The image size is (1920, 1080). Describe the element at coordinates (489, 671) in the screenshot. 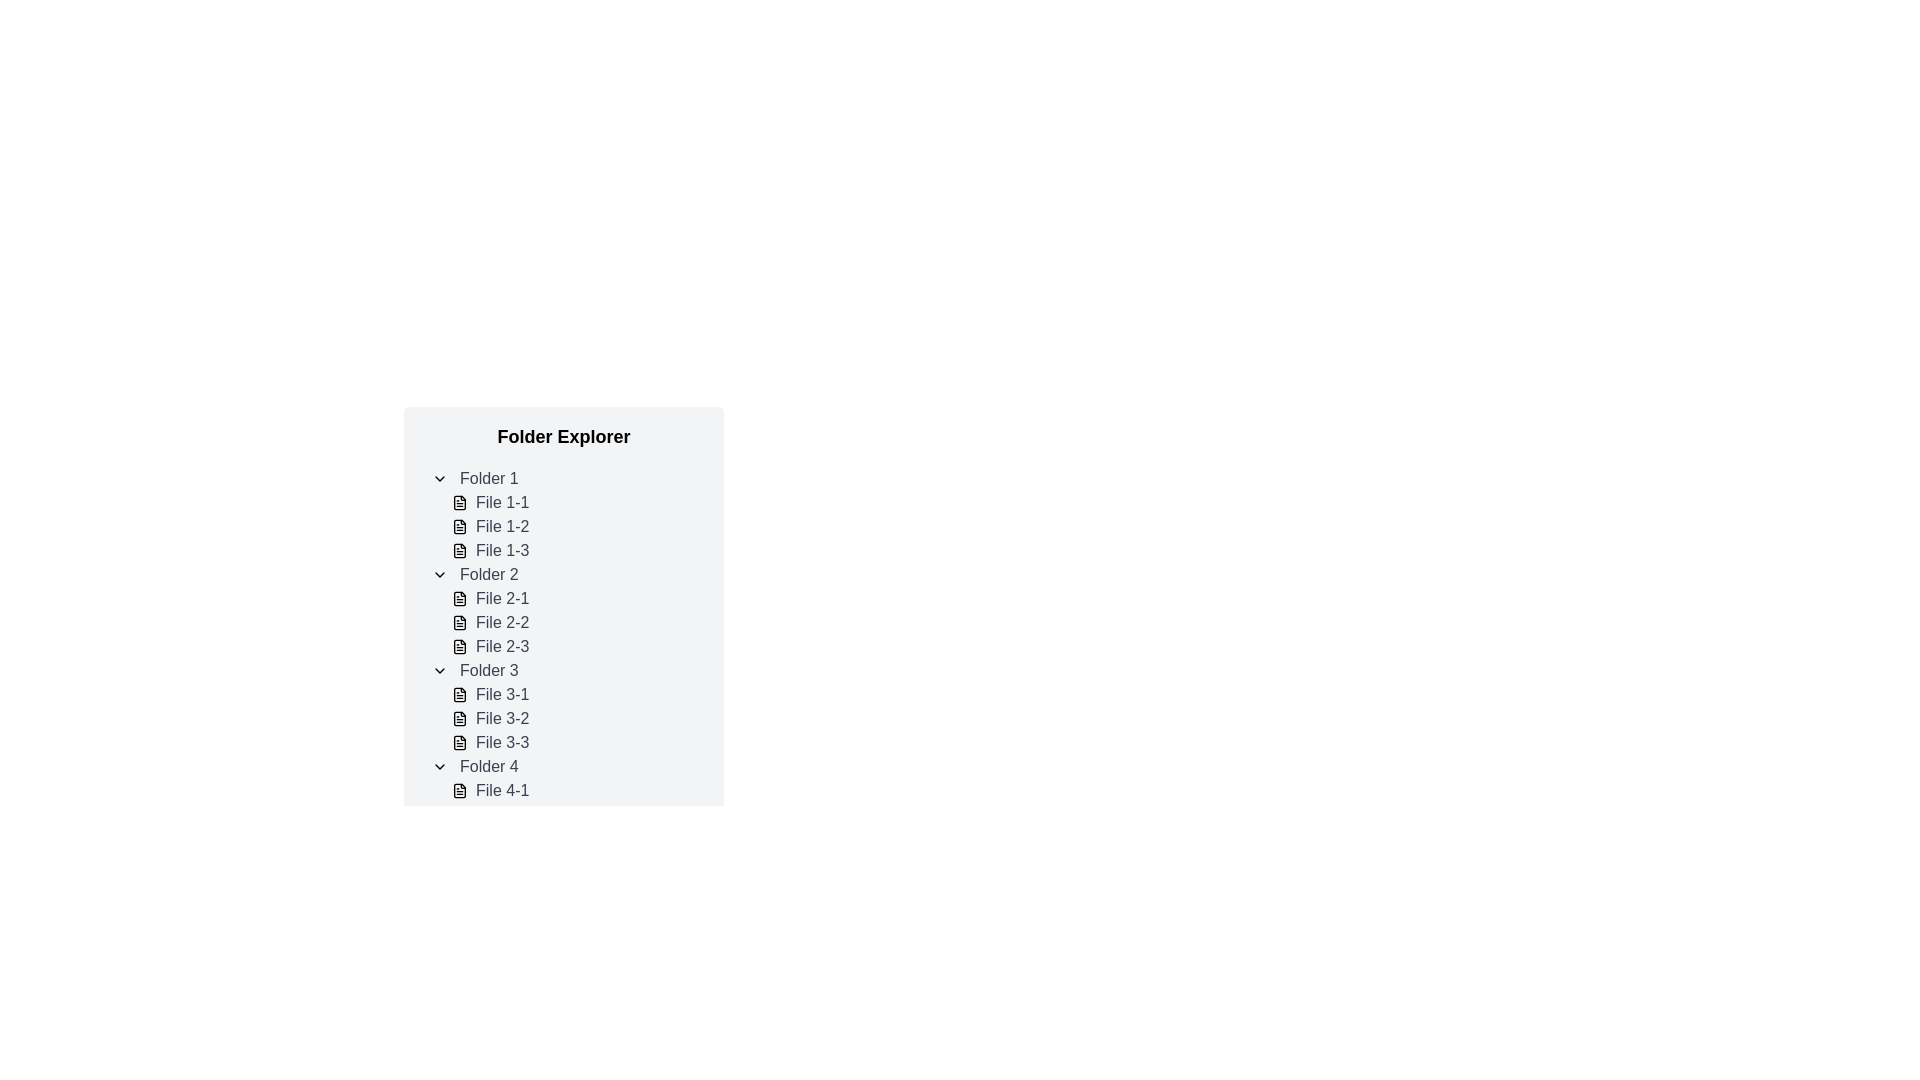

I see `the text label representing the folder in the file structure interface` at that location.